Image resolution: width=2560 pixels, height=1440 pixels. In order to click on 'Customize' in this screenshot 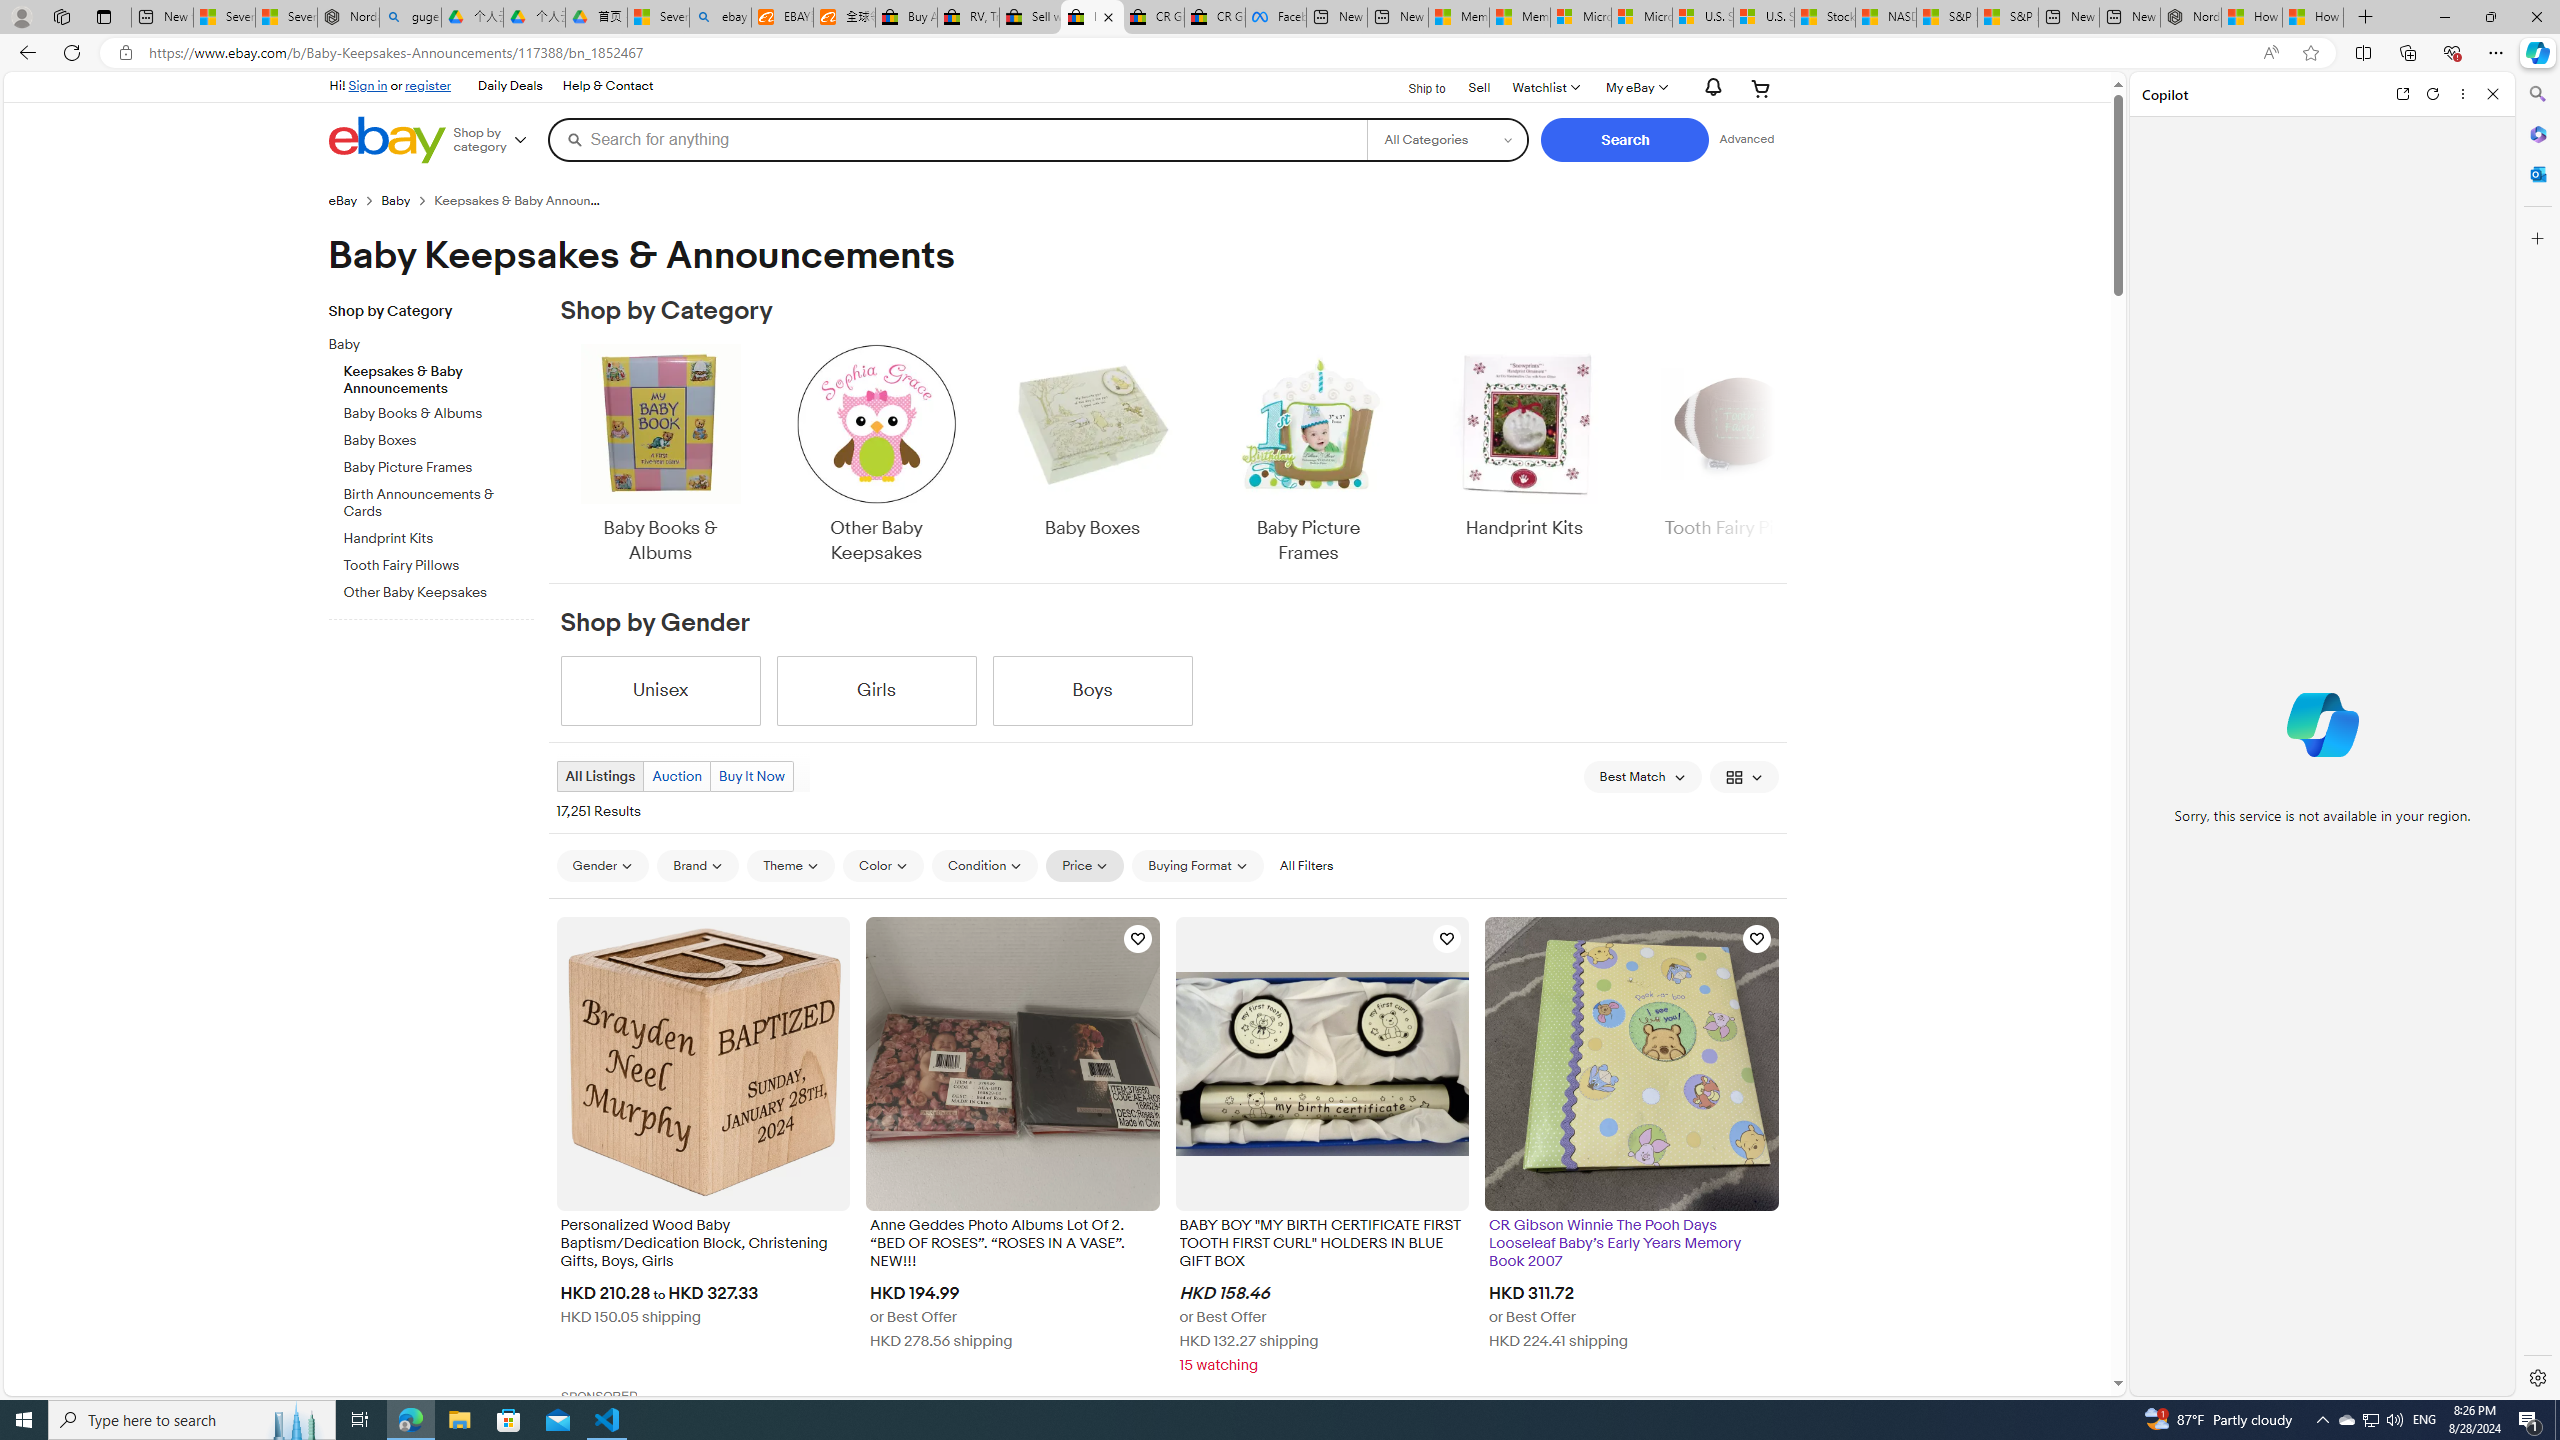, I will do `click(2535, 237)`.